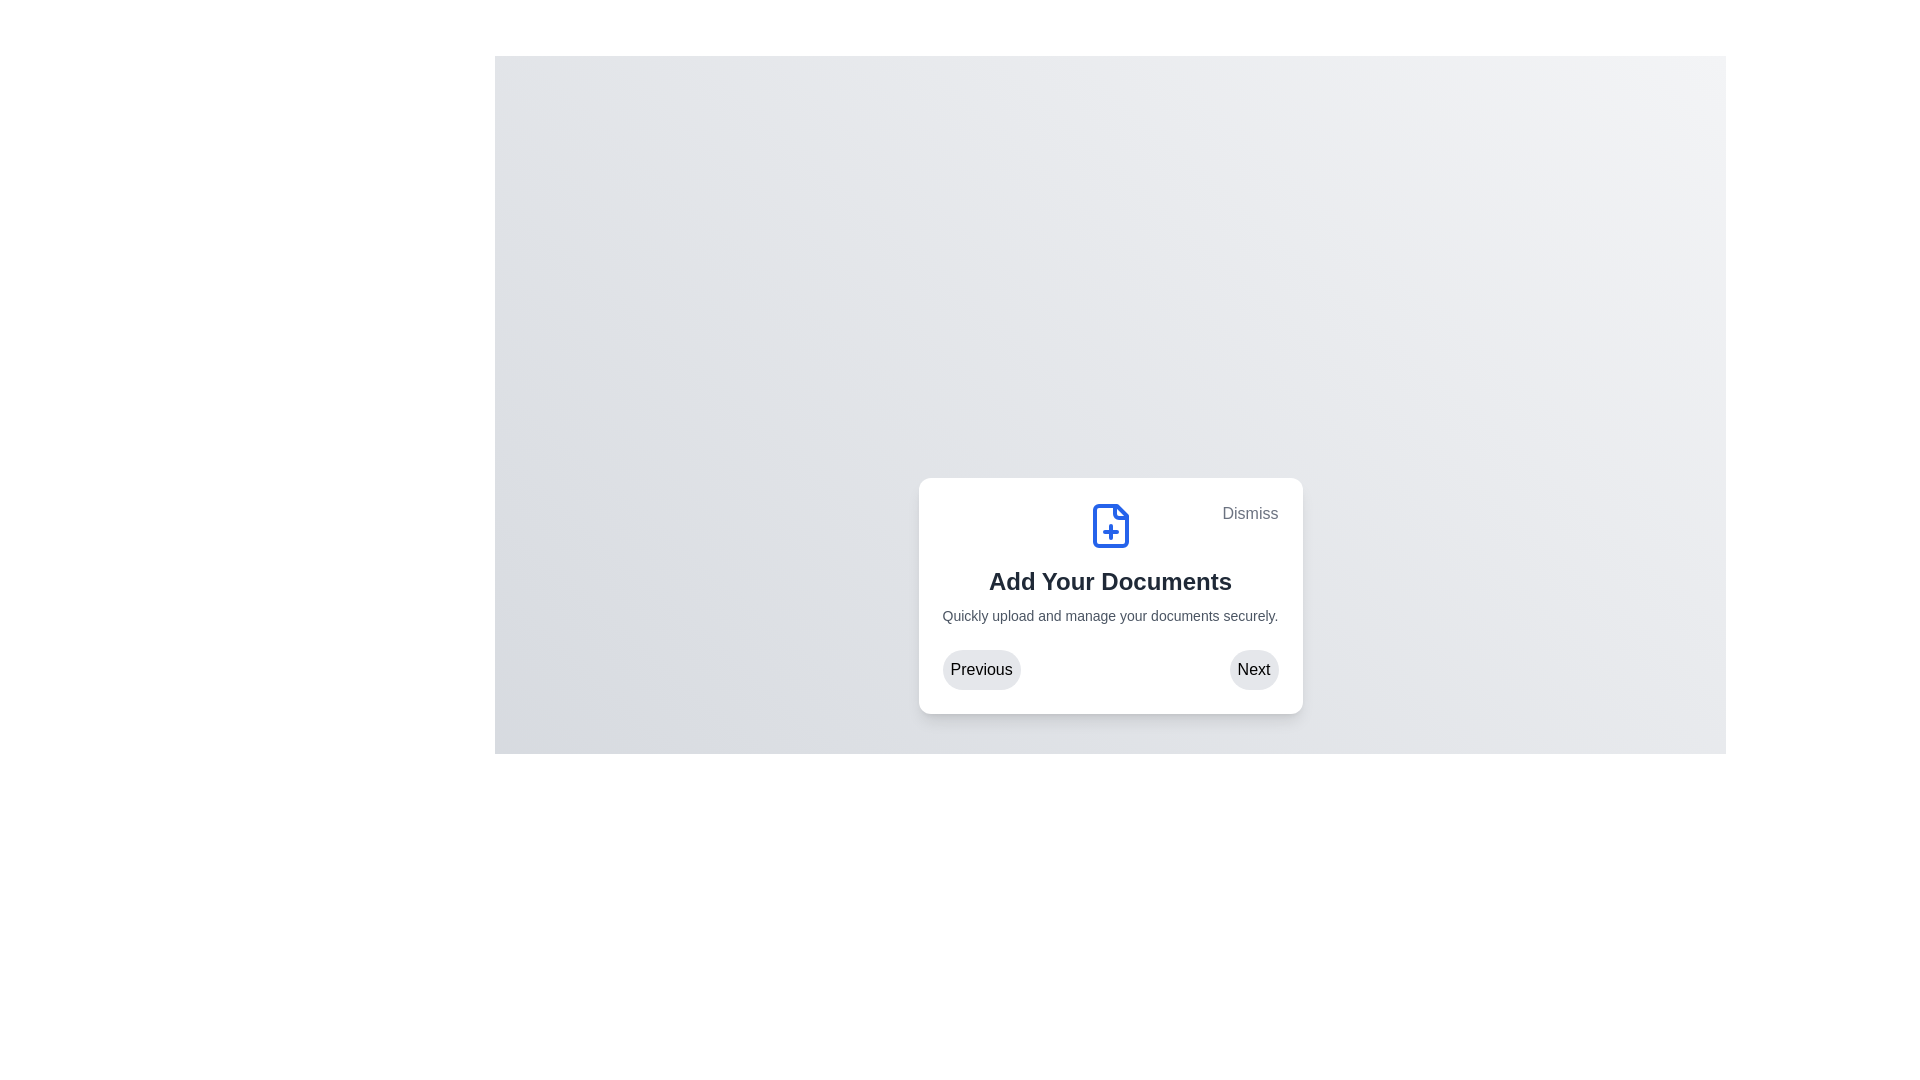 This screenshot has width=1920, height=1080. What do you see at coordinates (1249, 512) in the screenshot?
I see `the dismiss button located in the top-right corner of the modal interface to change its color for visual feedback` at bounding box center [1249, 512].